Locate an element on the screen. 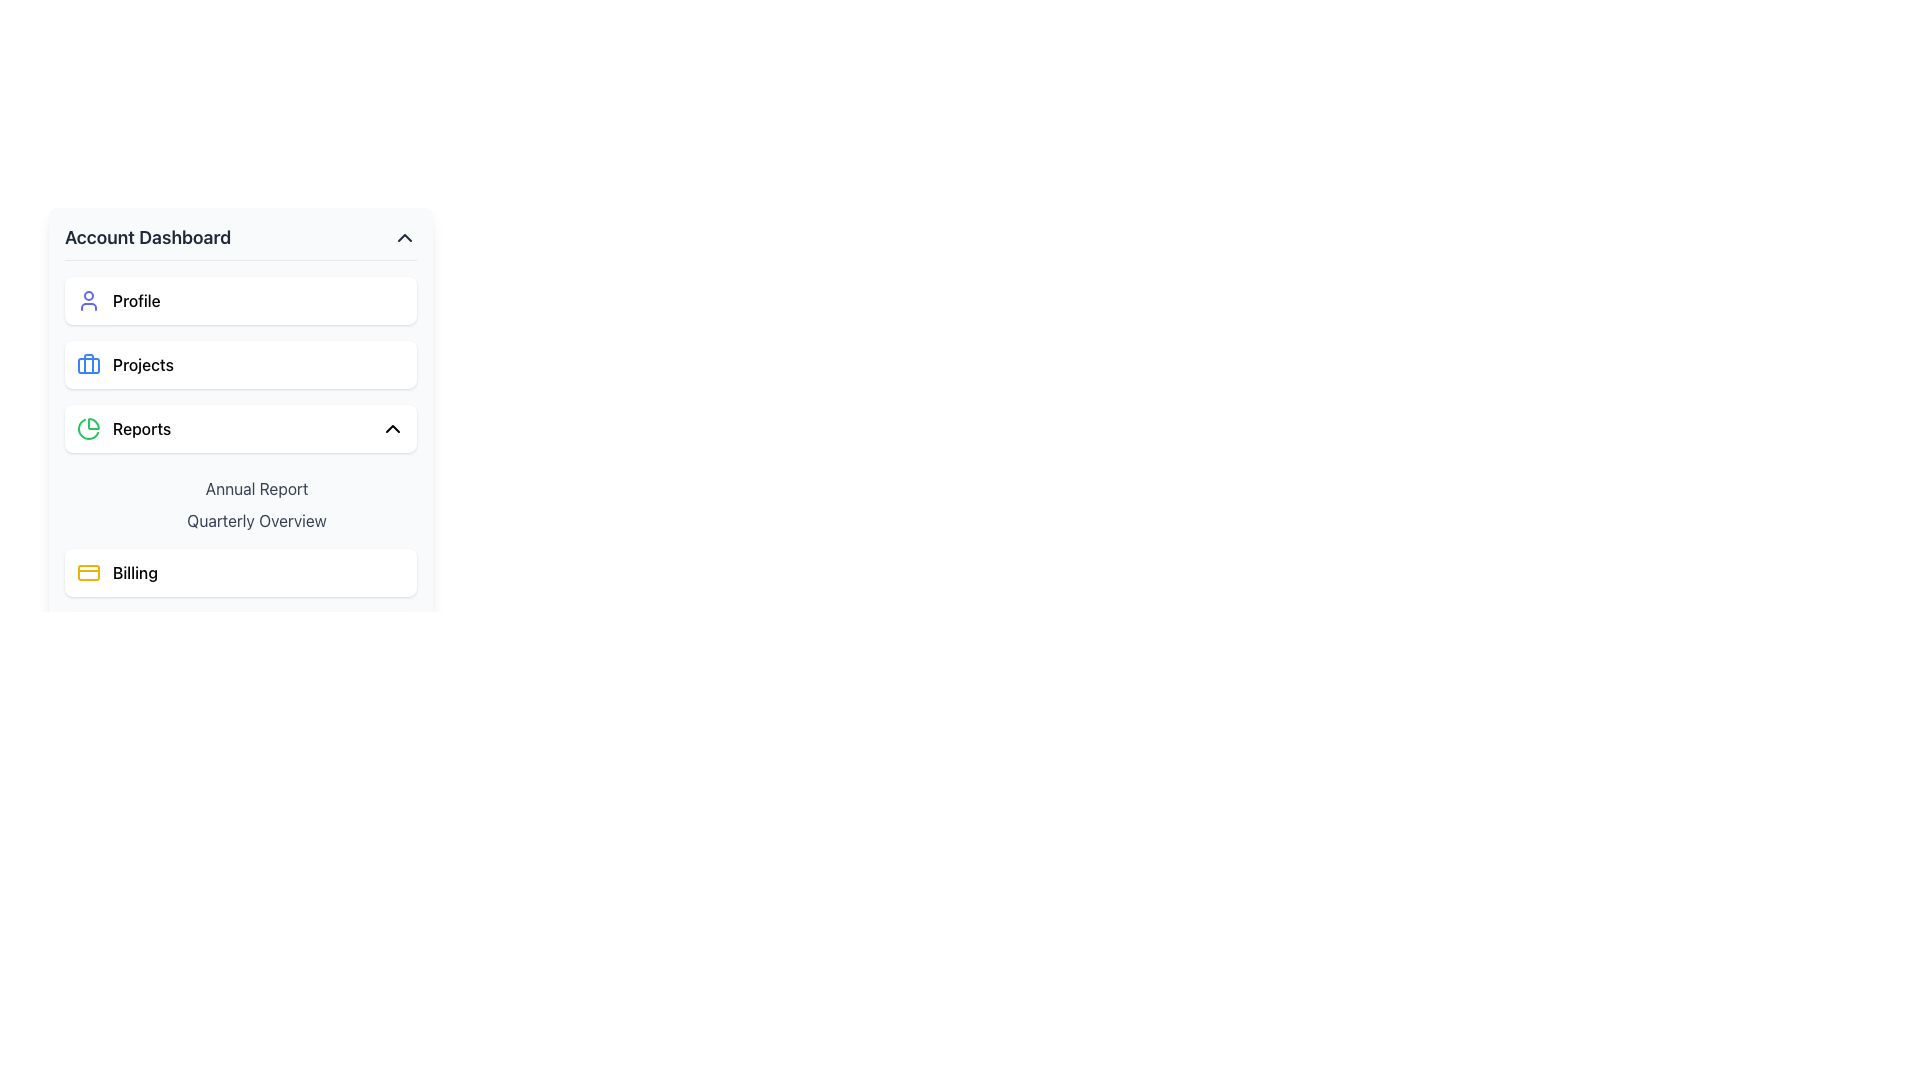  submenu entries from the collapsible menu under the 'Reports' section of the 'Account Dashboard' is located at coordinates (240, 500).